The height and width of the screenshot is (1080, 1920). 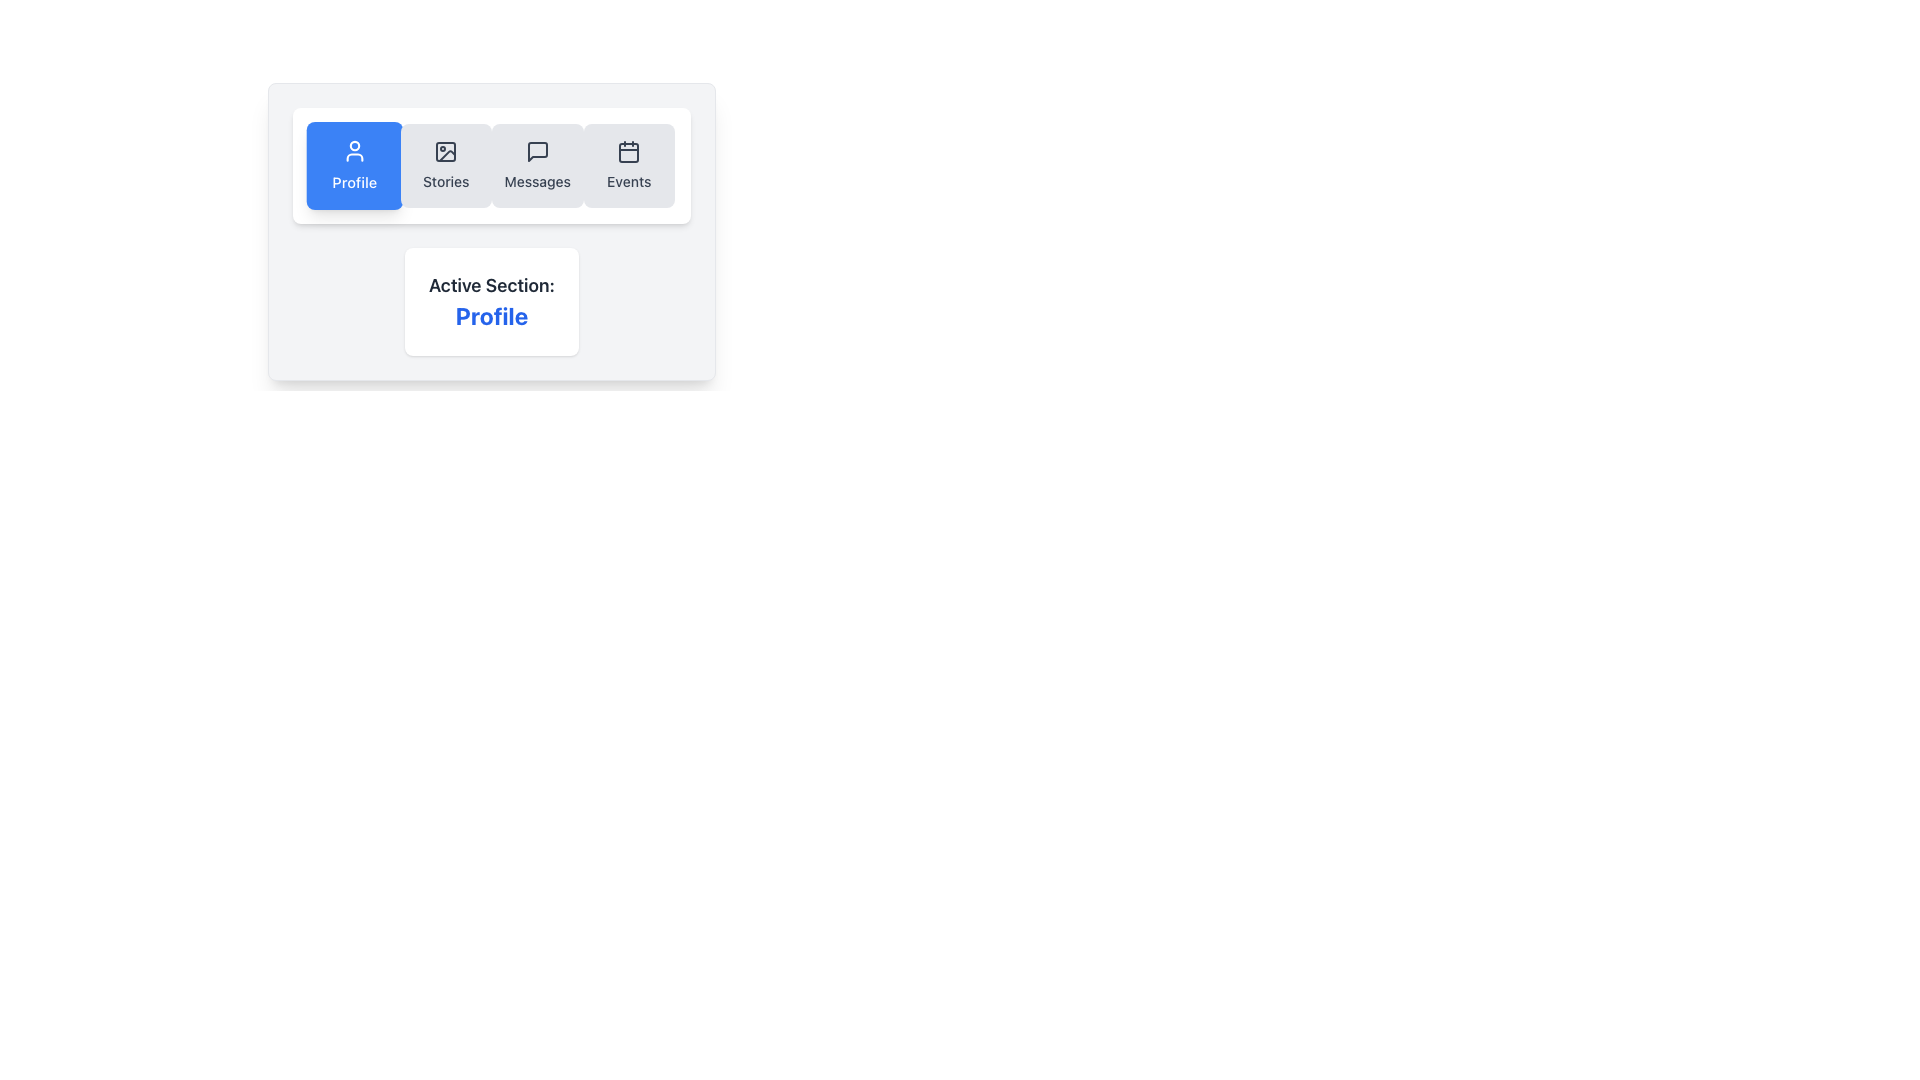 I want to click on the 'Messages' button, which is the third button in a horizontal group containing icons and labels, so click(x=537, y=164).